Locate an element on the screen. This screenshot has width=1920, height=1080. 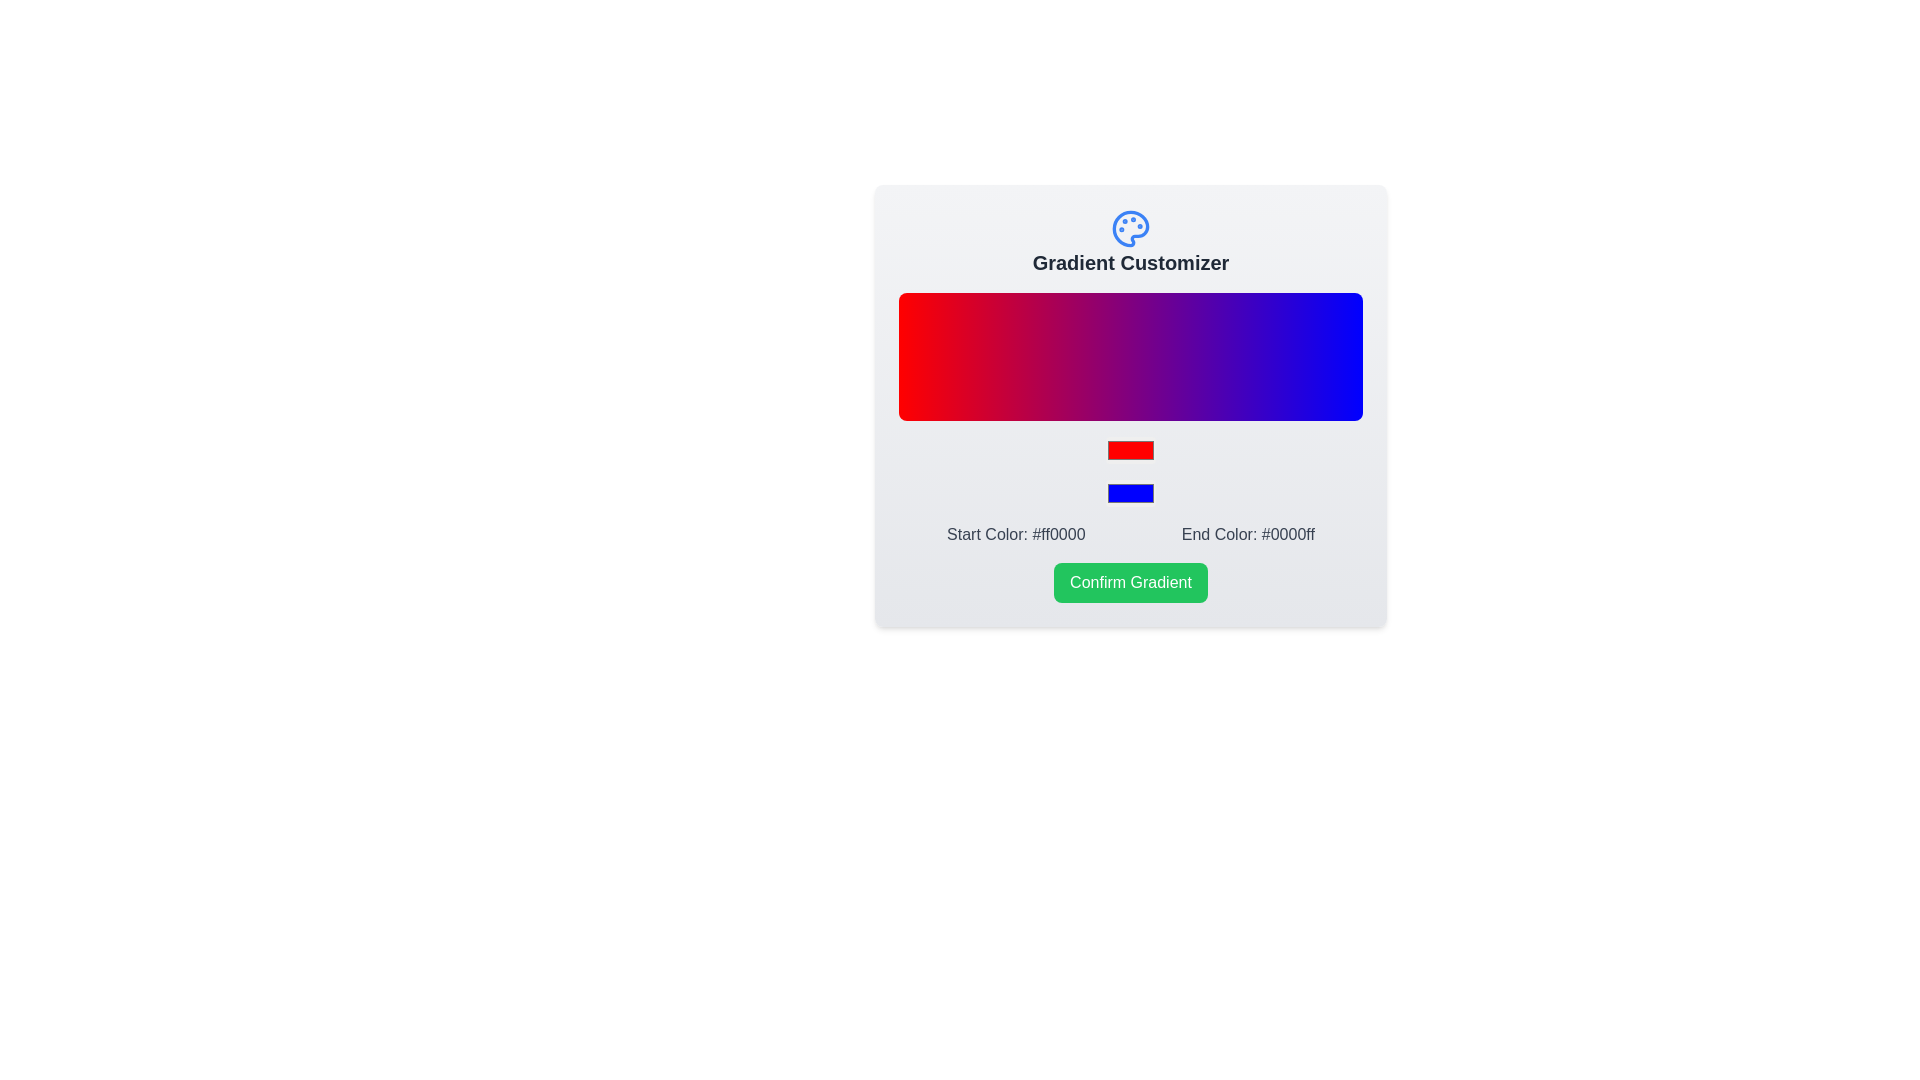
the 'Confirm Gradient' button to confirm the selected gradient colors is located at coordinates (1131, 582).